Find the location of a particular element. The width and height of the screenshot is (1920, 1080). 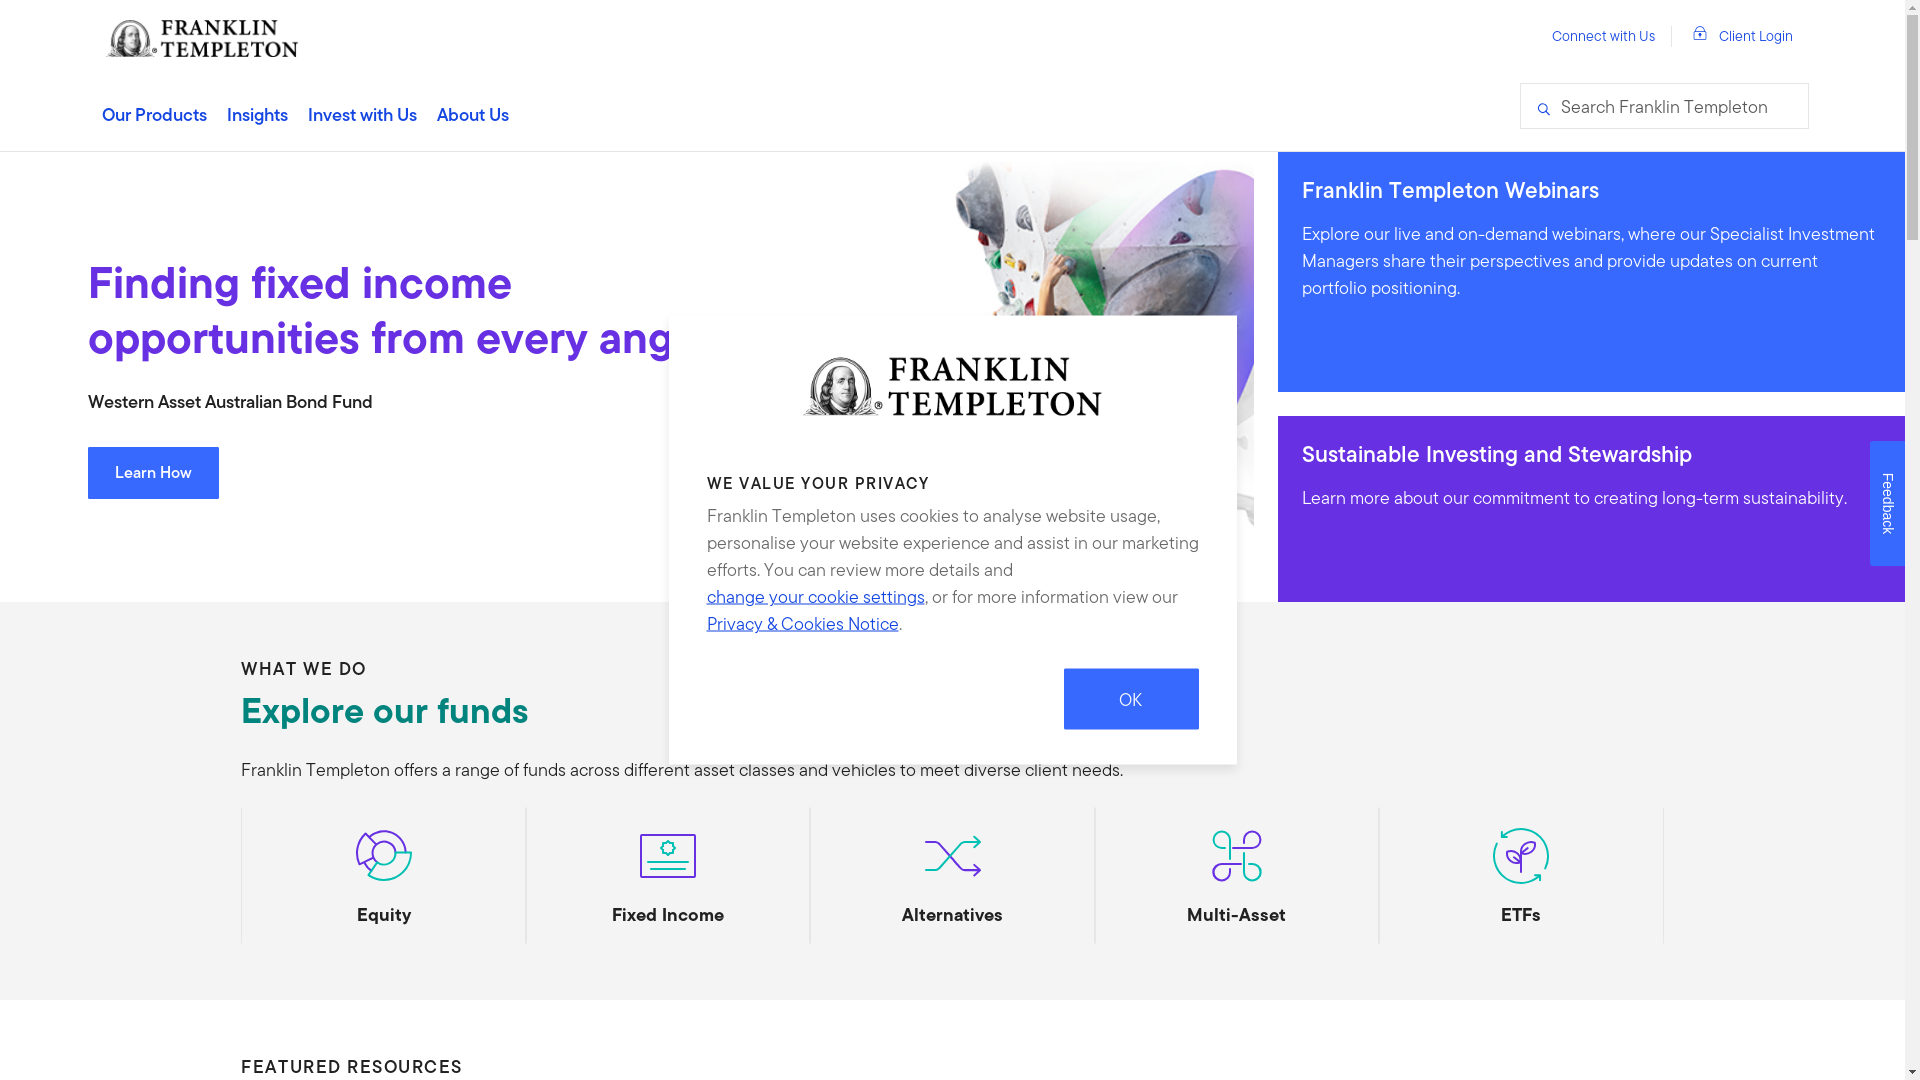

'ETFs' is located at coordinates (1520, 874).